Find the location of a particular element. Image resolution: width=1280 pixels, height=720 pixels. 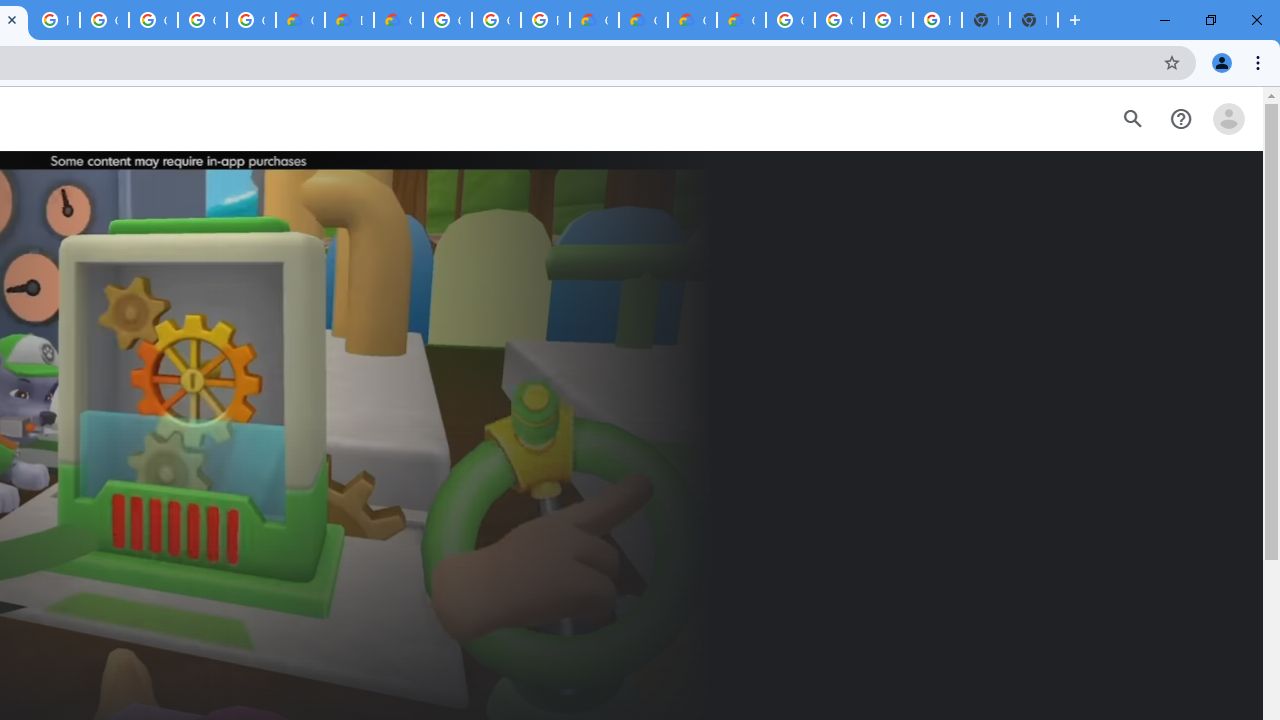

'Open account menu' is located at coordinates (1227, 119).